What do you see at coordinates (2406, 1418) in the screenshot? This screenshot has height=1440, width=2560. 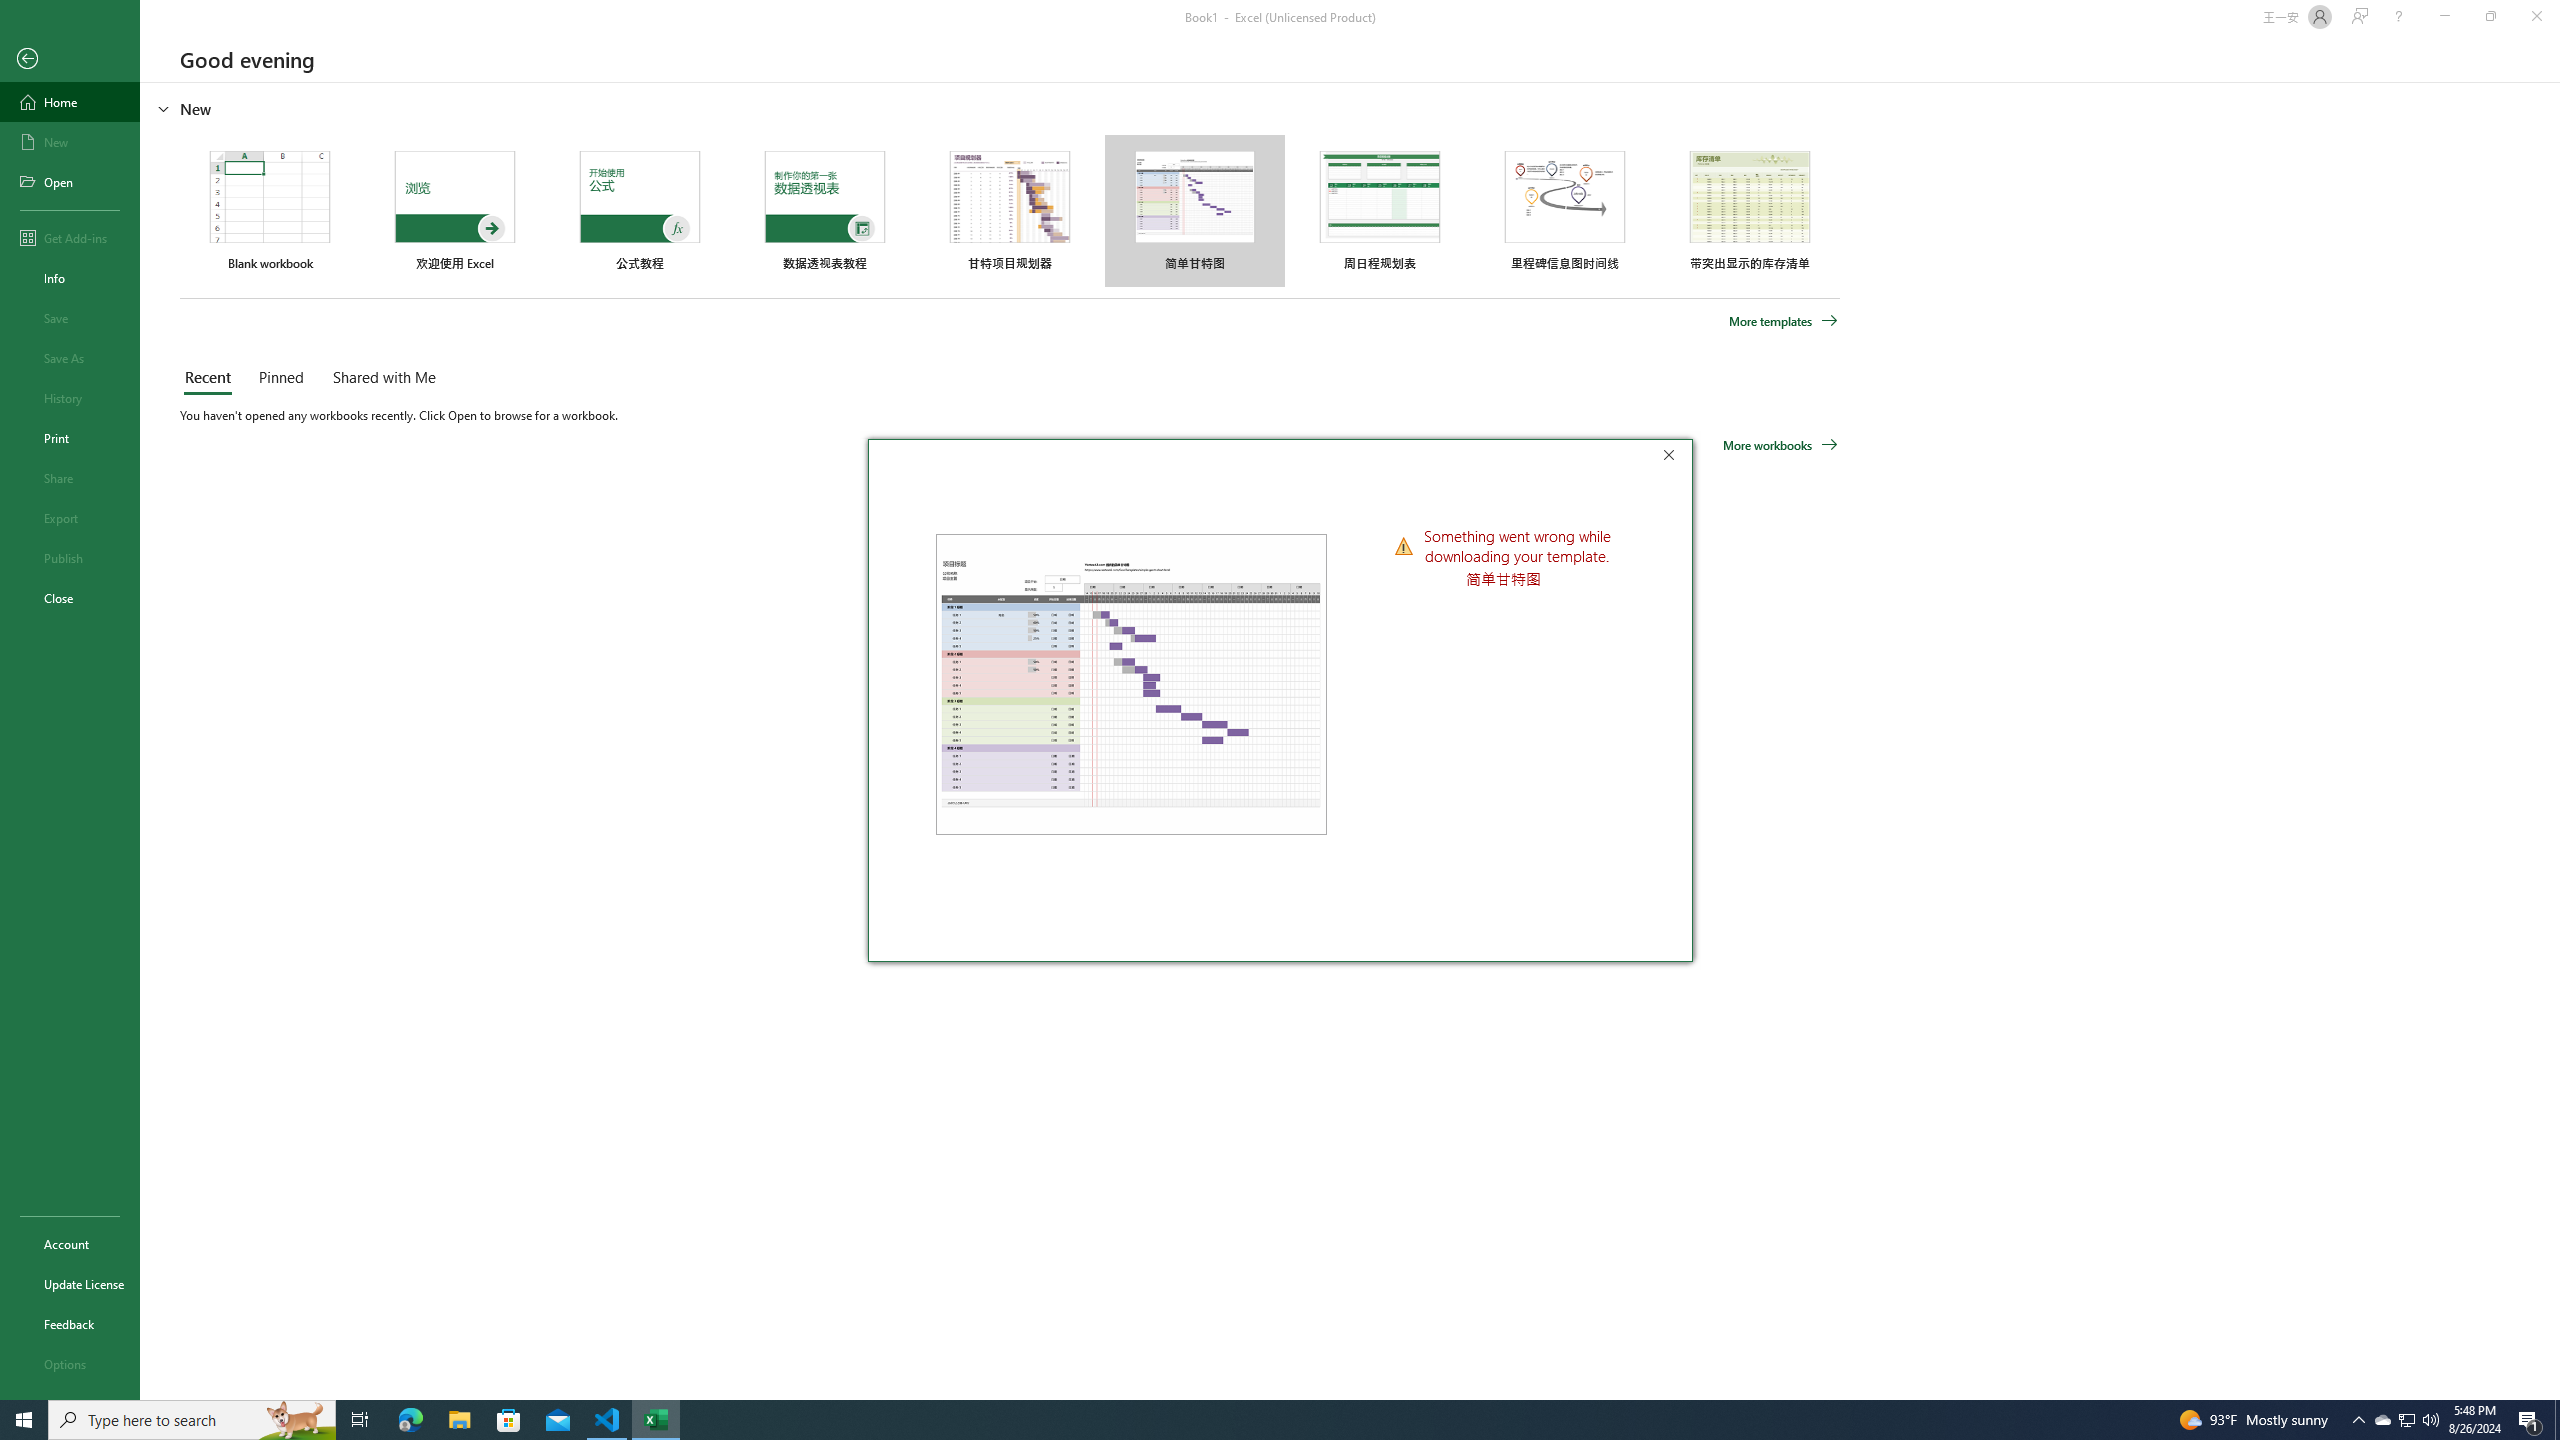 I see `'User Promoted Notification Area'` at bounding box center [2406, 1418].